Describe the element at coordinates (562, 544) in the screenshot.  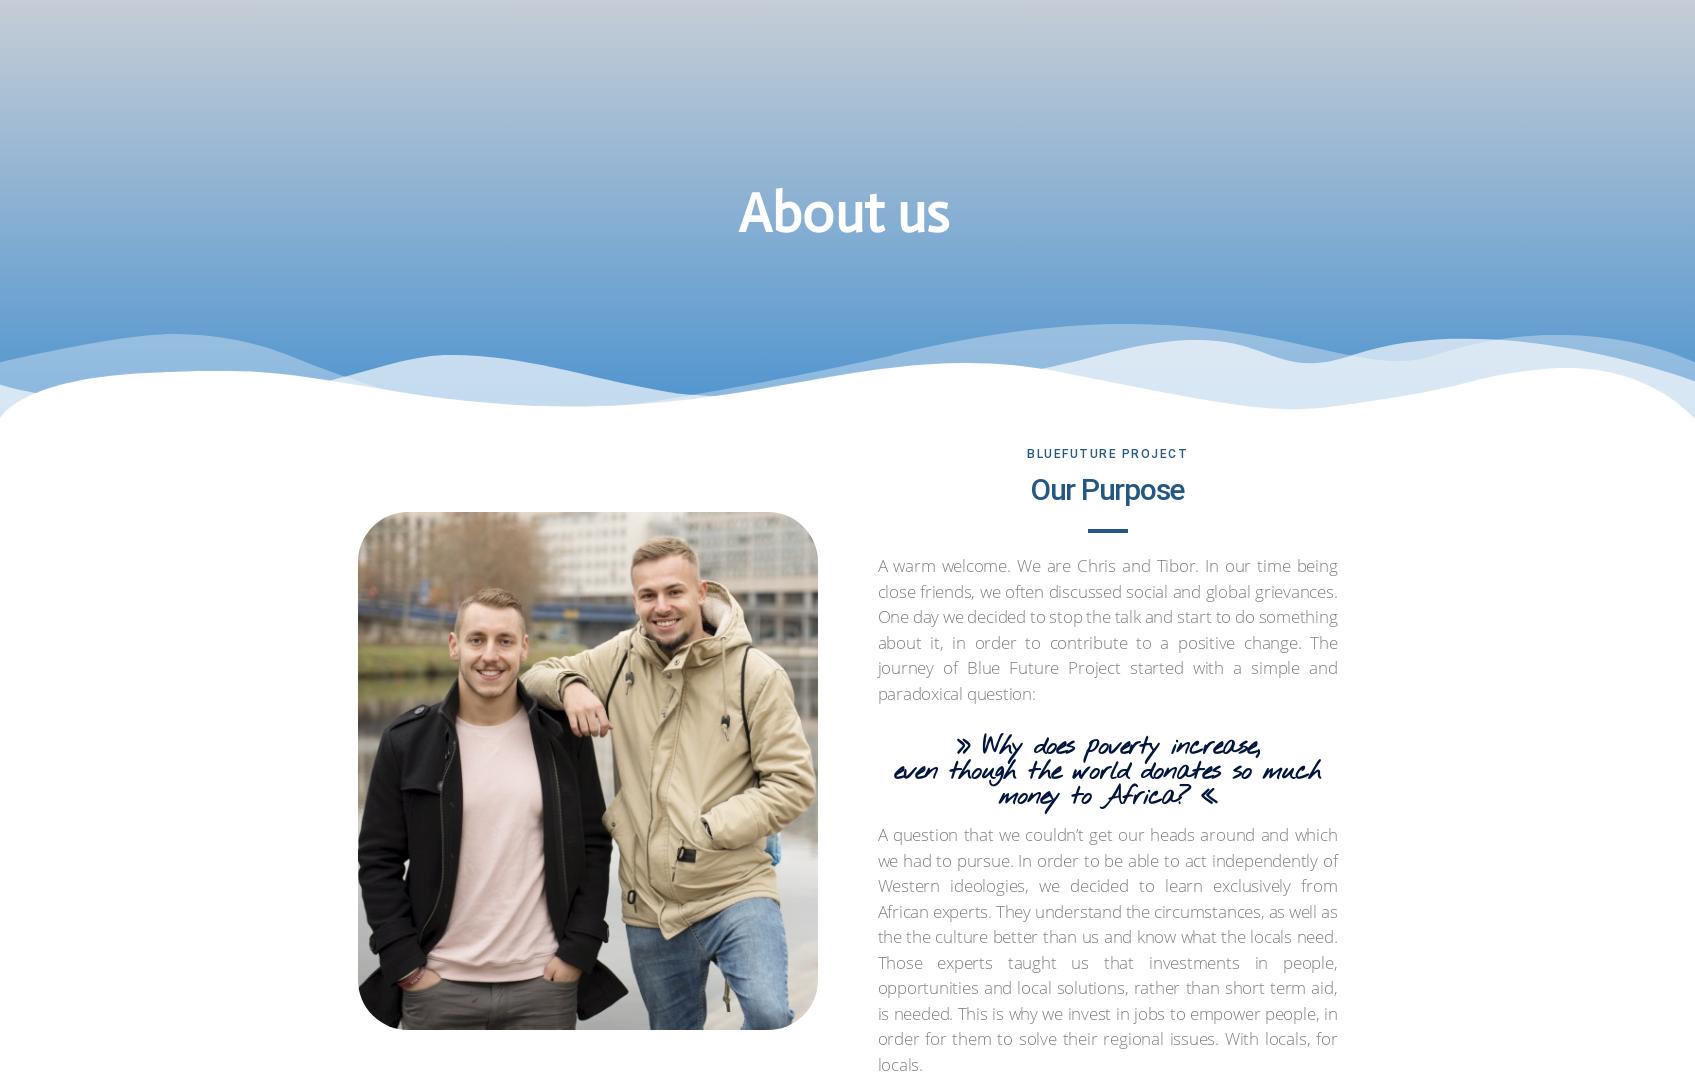
I see `'Ralph Breuling'` at that location.